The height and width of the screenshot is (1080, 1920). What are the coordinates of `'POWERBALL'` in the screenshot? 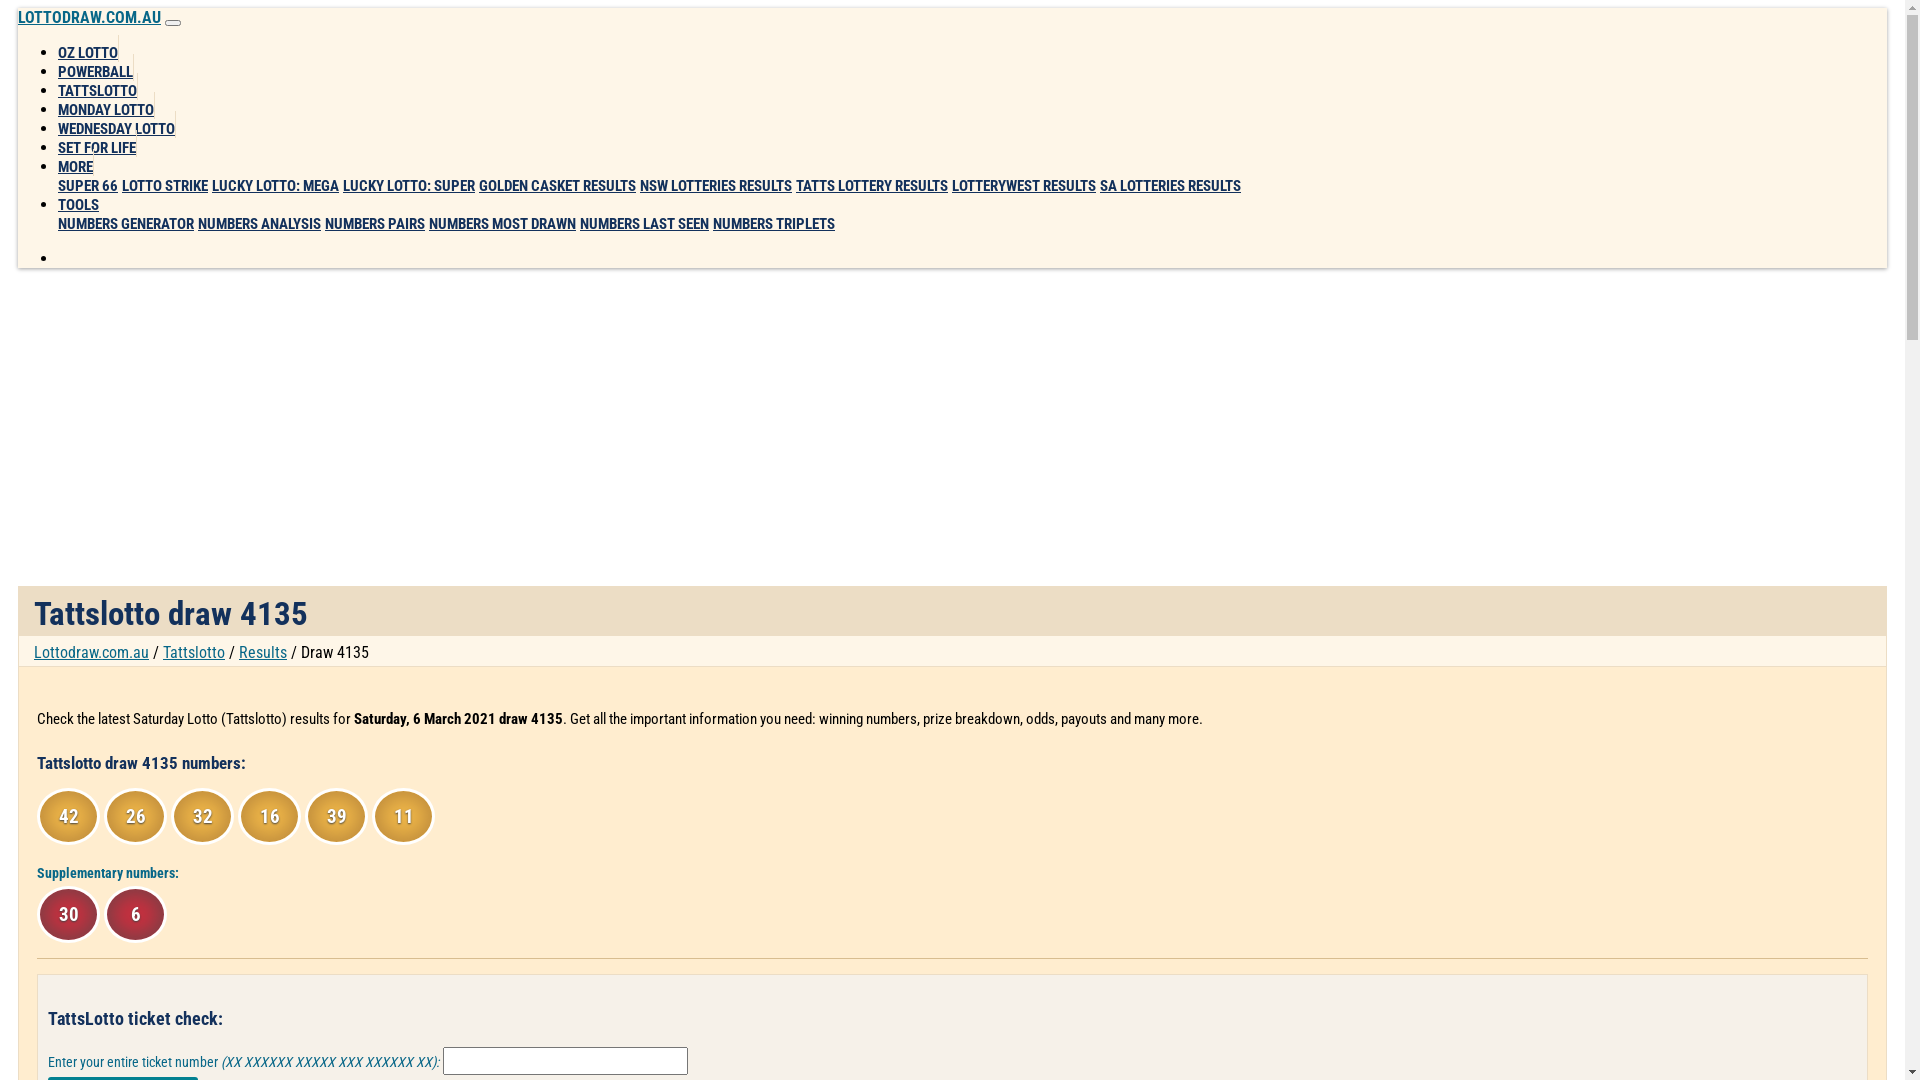 It's located at (57, 66).